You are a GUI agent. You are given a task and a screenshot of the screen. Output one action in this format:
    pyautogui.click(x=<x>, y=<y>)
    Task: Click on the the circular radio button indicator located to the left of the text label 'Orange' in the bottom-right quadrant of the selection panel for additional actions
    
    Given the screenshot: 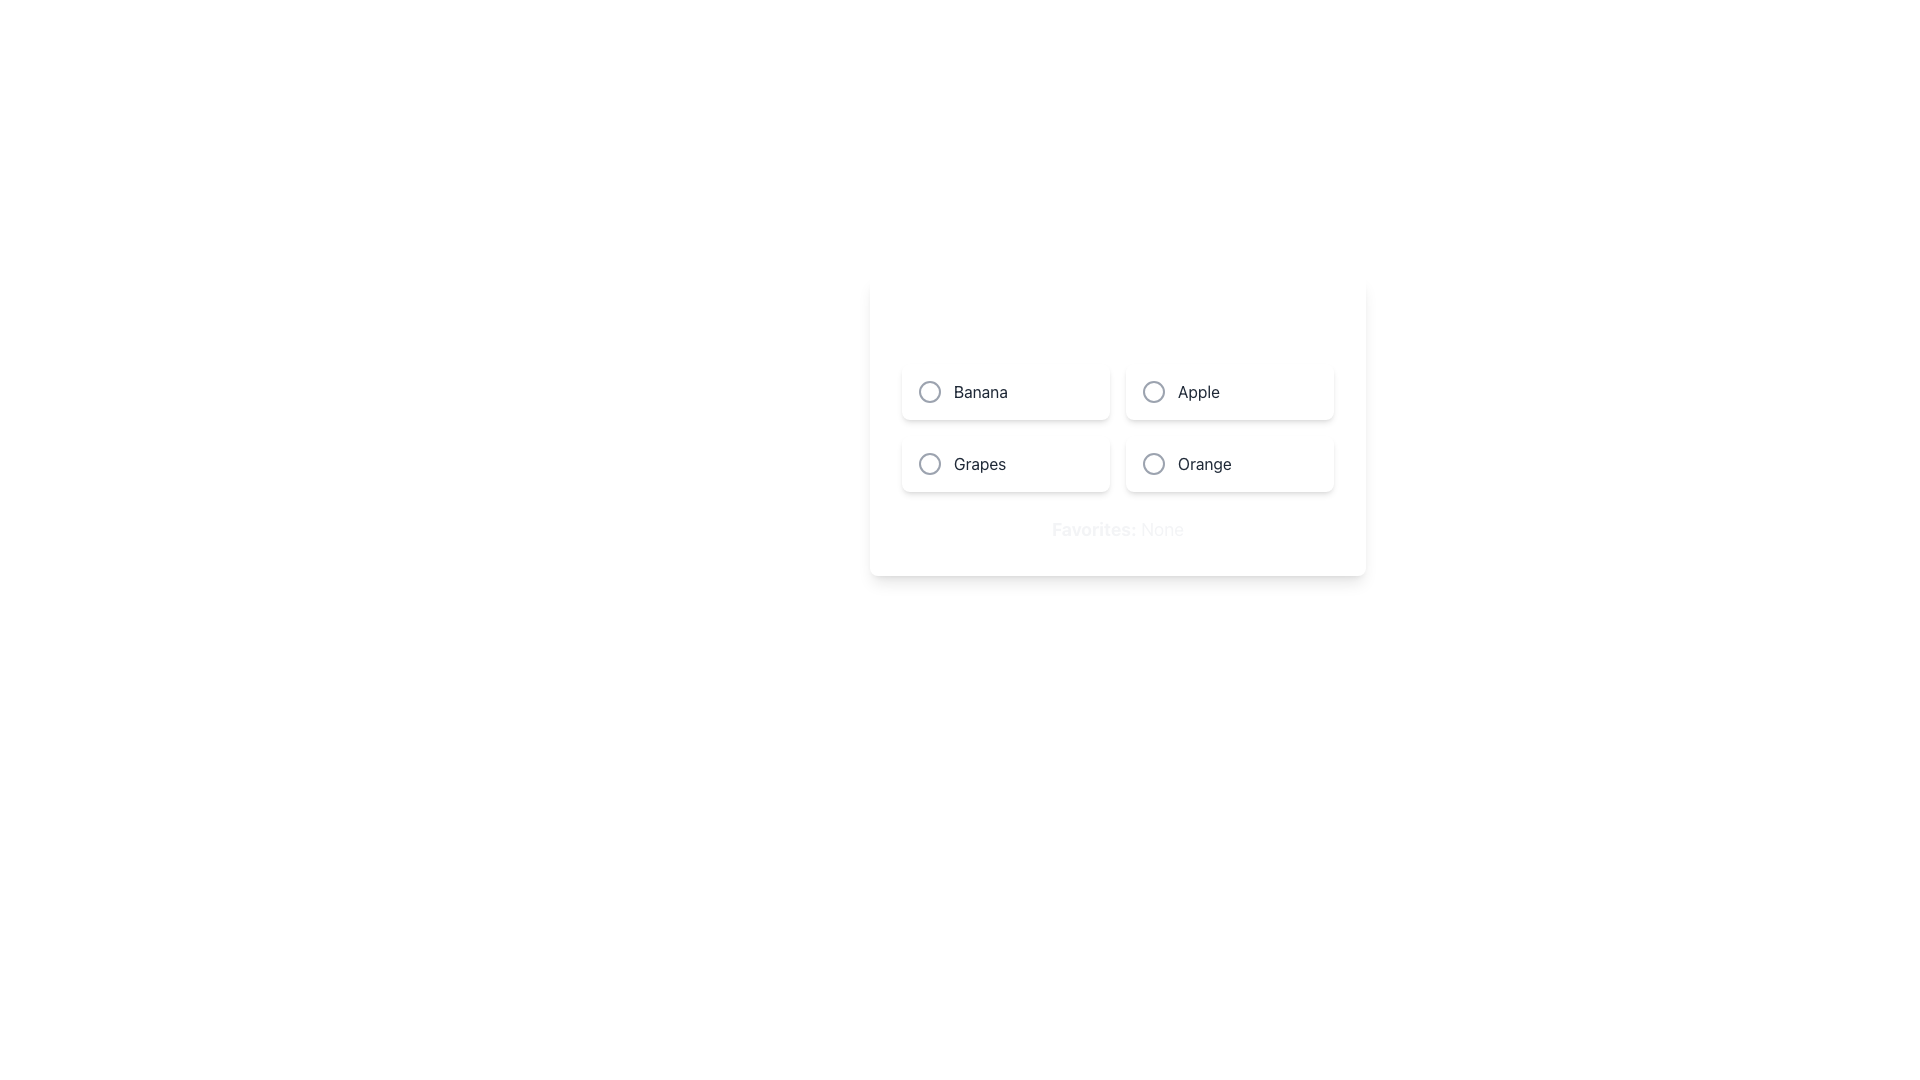 What is the action you would take?
    pyautogui.click(x=1153, y=463)
    